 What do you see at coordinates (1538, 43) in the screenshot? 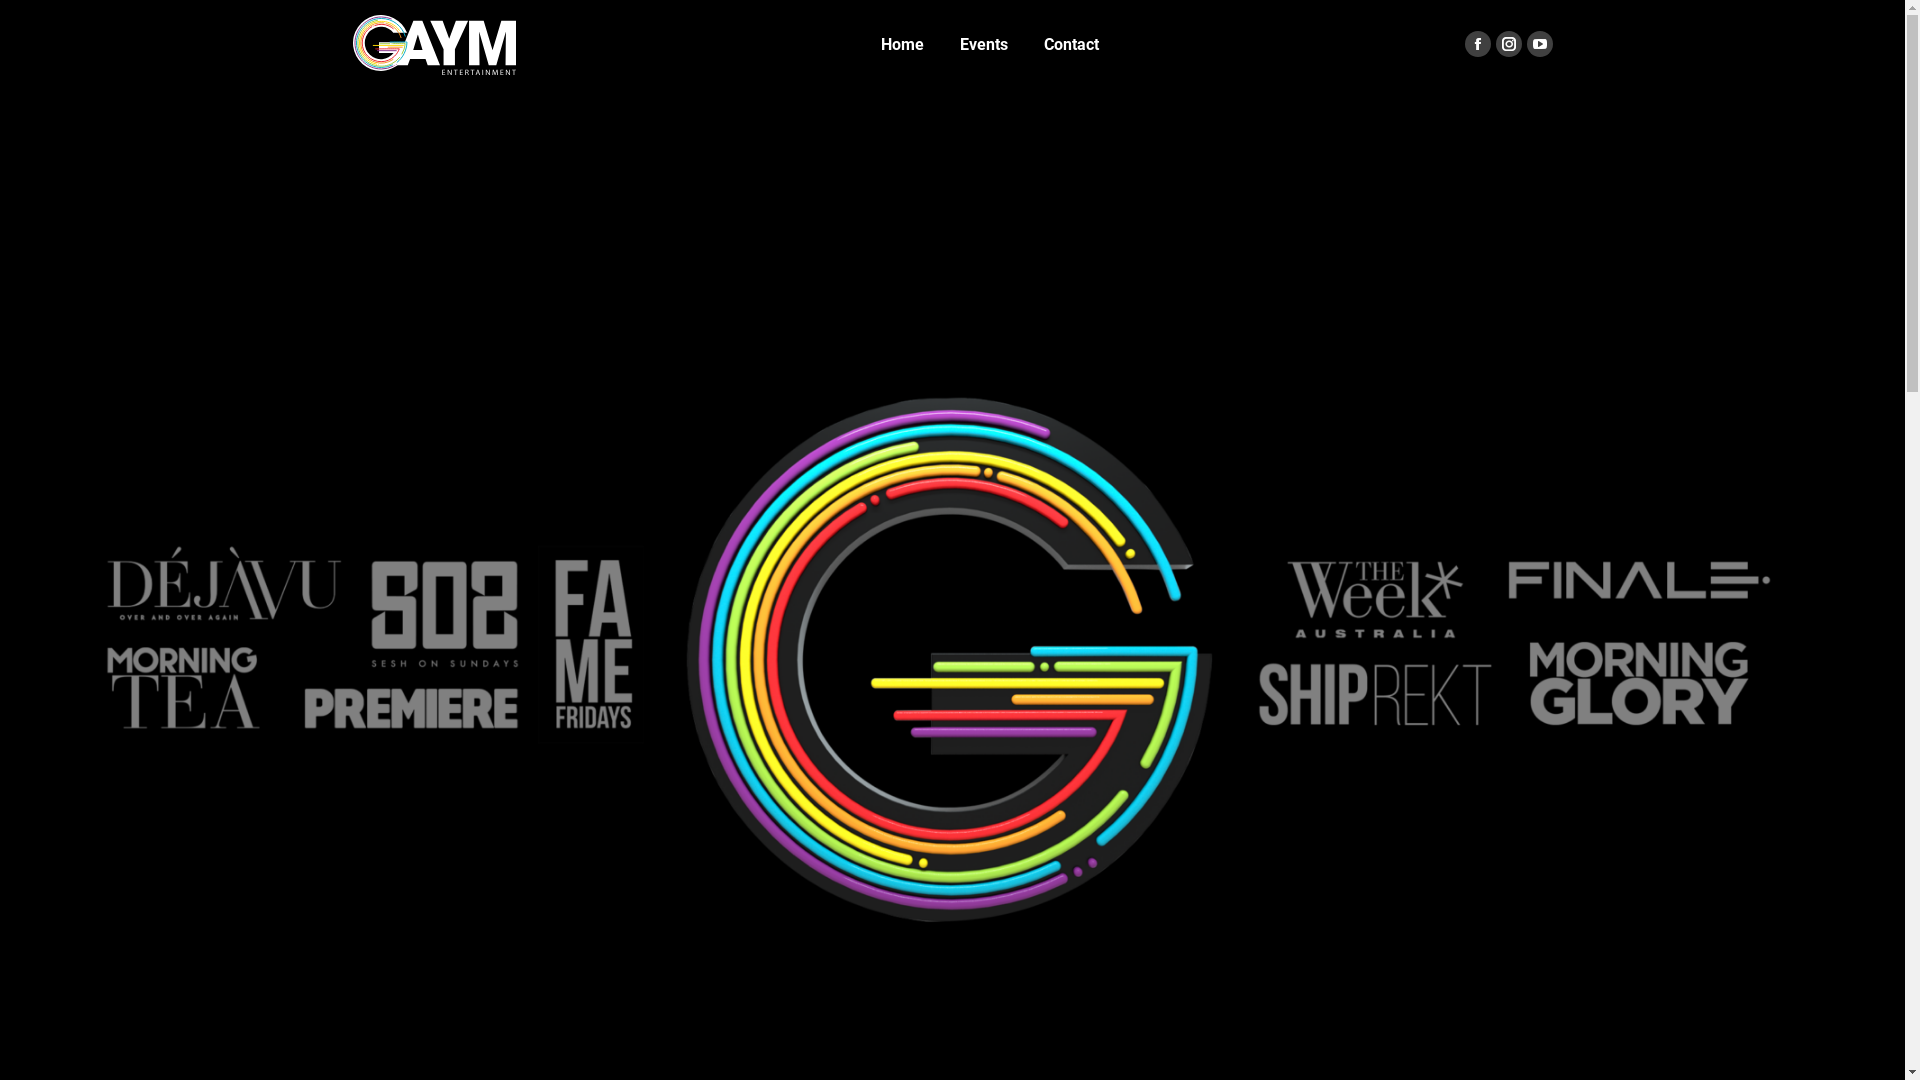
I see `'YouTube page opens in new window'` at bounding box center [1538, 43].